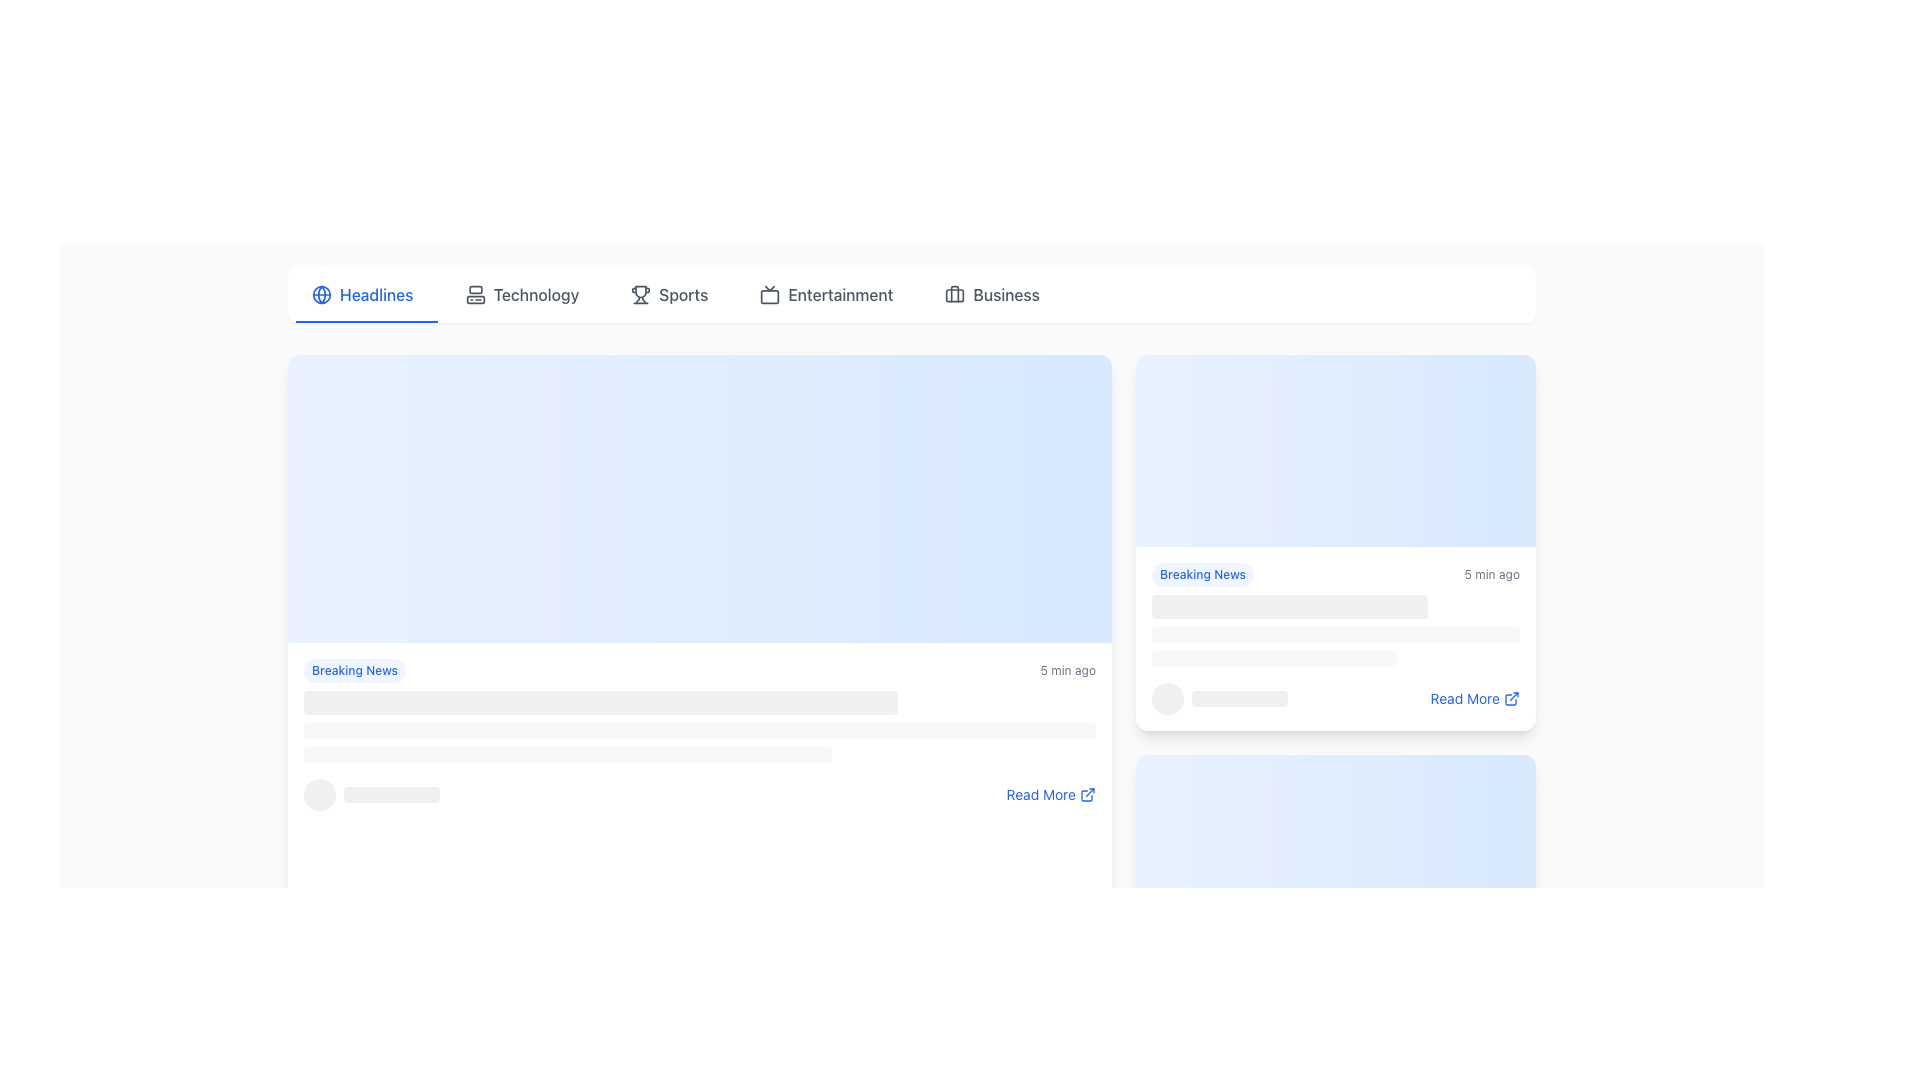  I want to click on the loading placeholder, which consists of a gray circular component on the left and a gray rectangular component on the right, both pulsating and aligned horizontally, located underneath the 'Breaking News' headline, so click(372, 793).